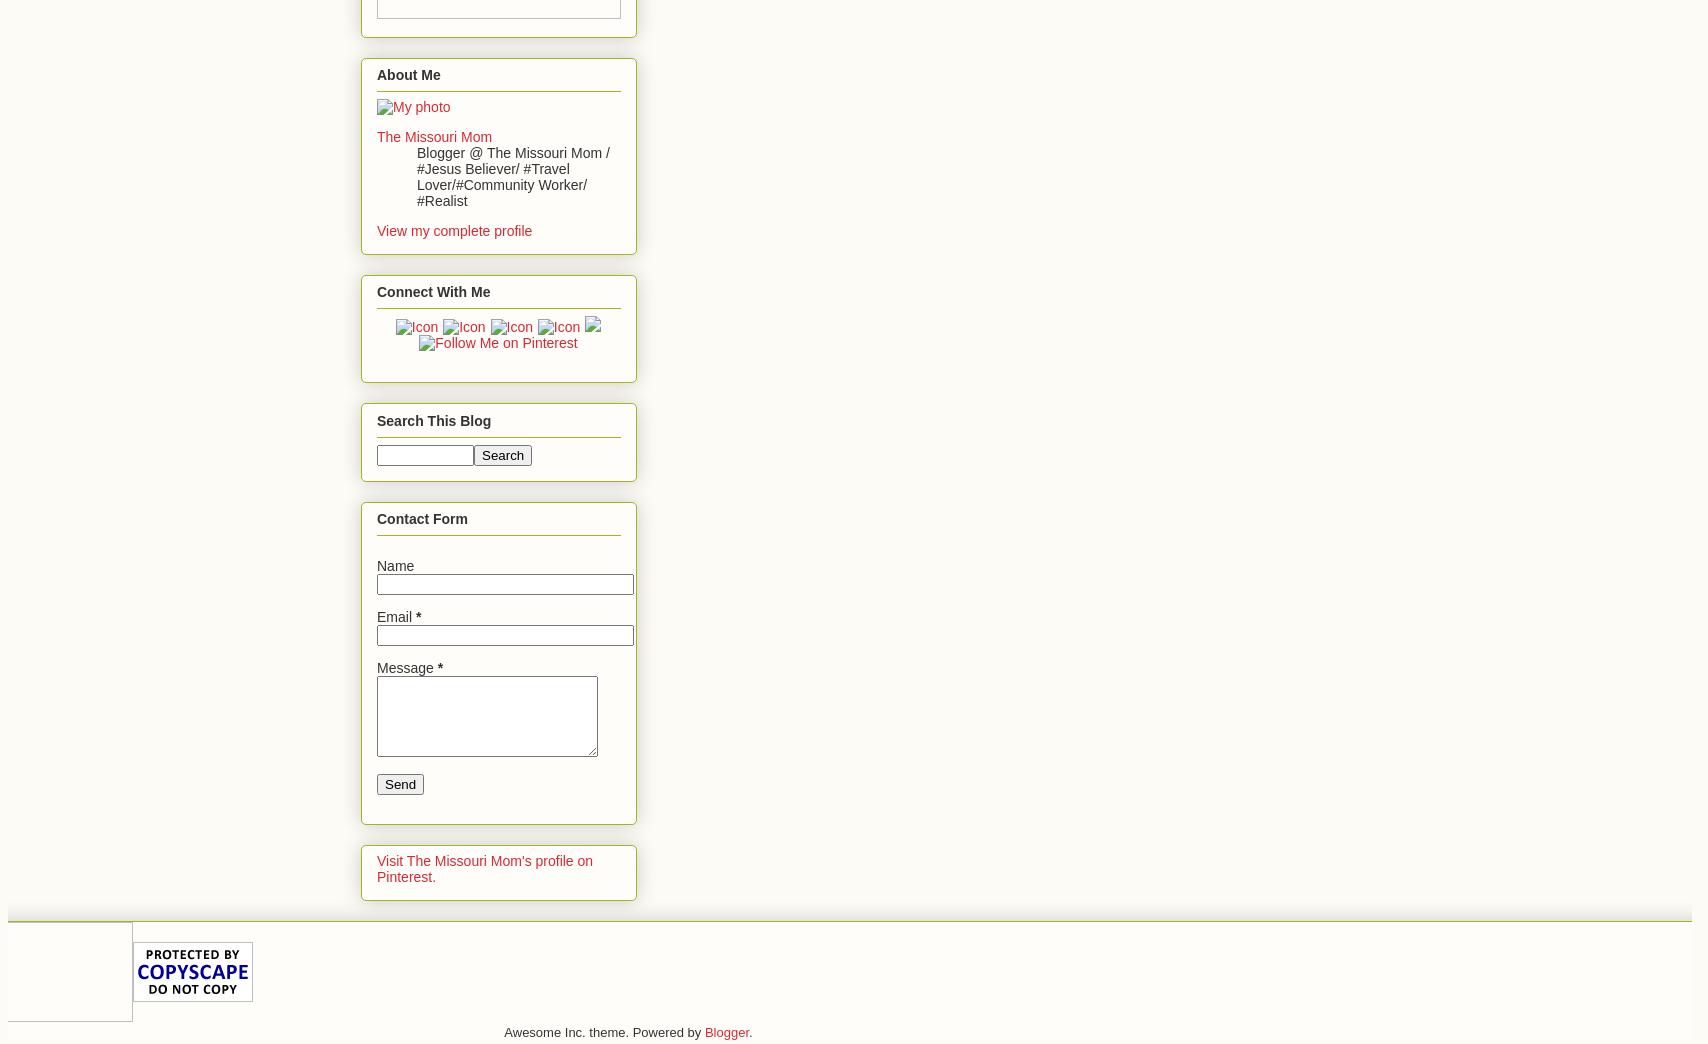 This screenshot has height=1044, width=1708. What do you see at coordinates (603, 1032) in the screenshot?
I see `'Awesome Inc. theme. Powered by'` at bounding box center [603, 1032].